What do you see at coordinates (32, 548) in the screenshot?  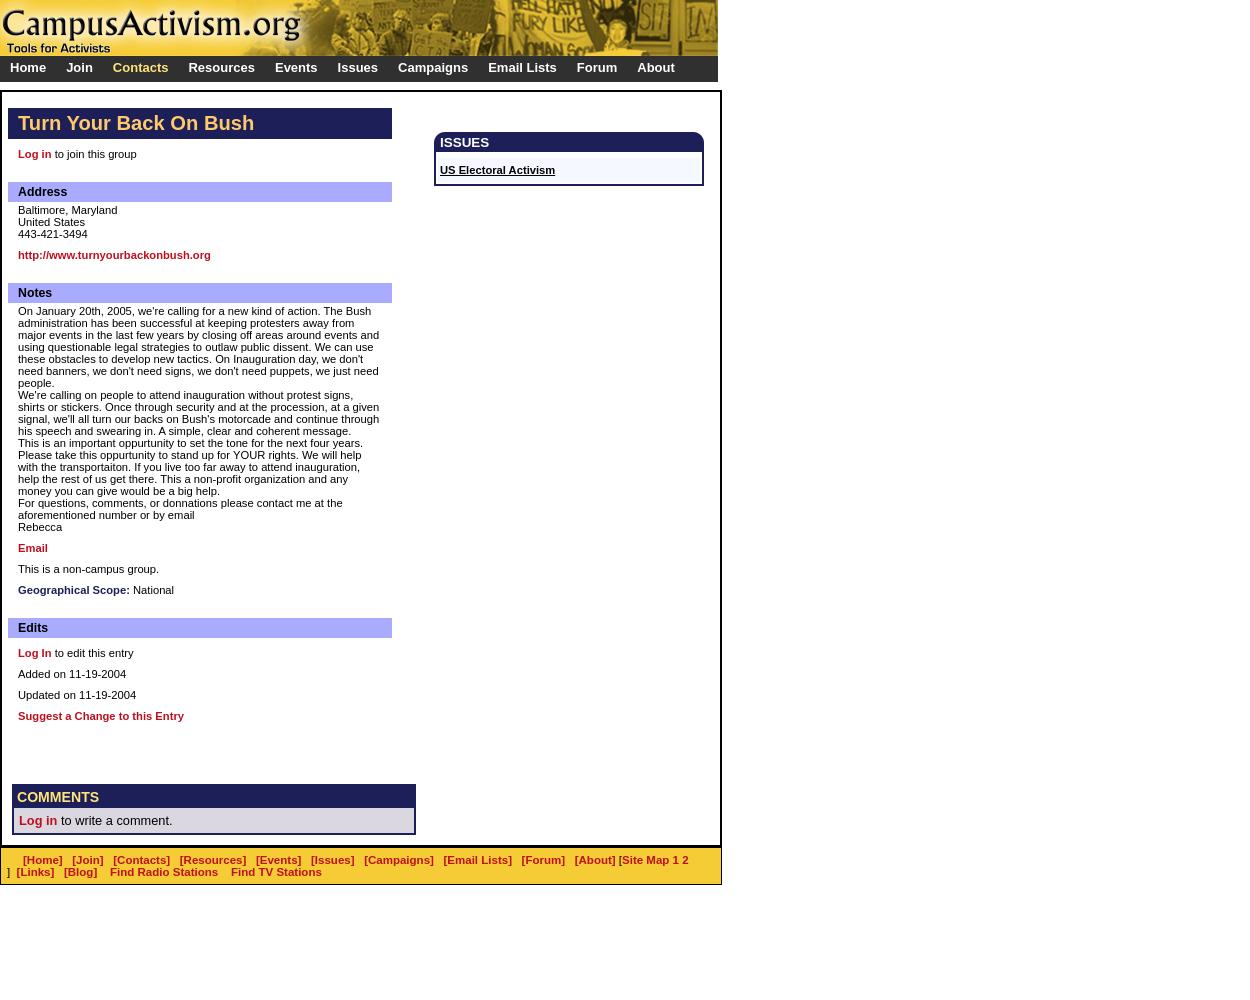 I see `'Email'` at bounding box center [32, 548].